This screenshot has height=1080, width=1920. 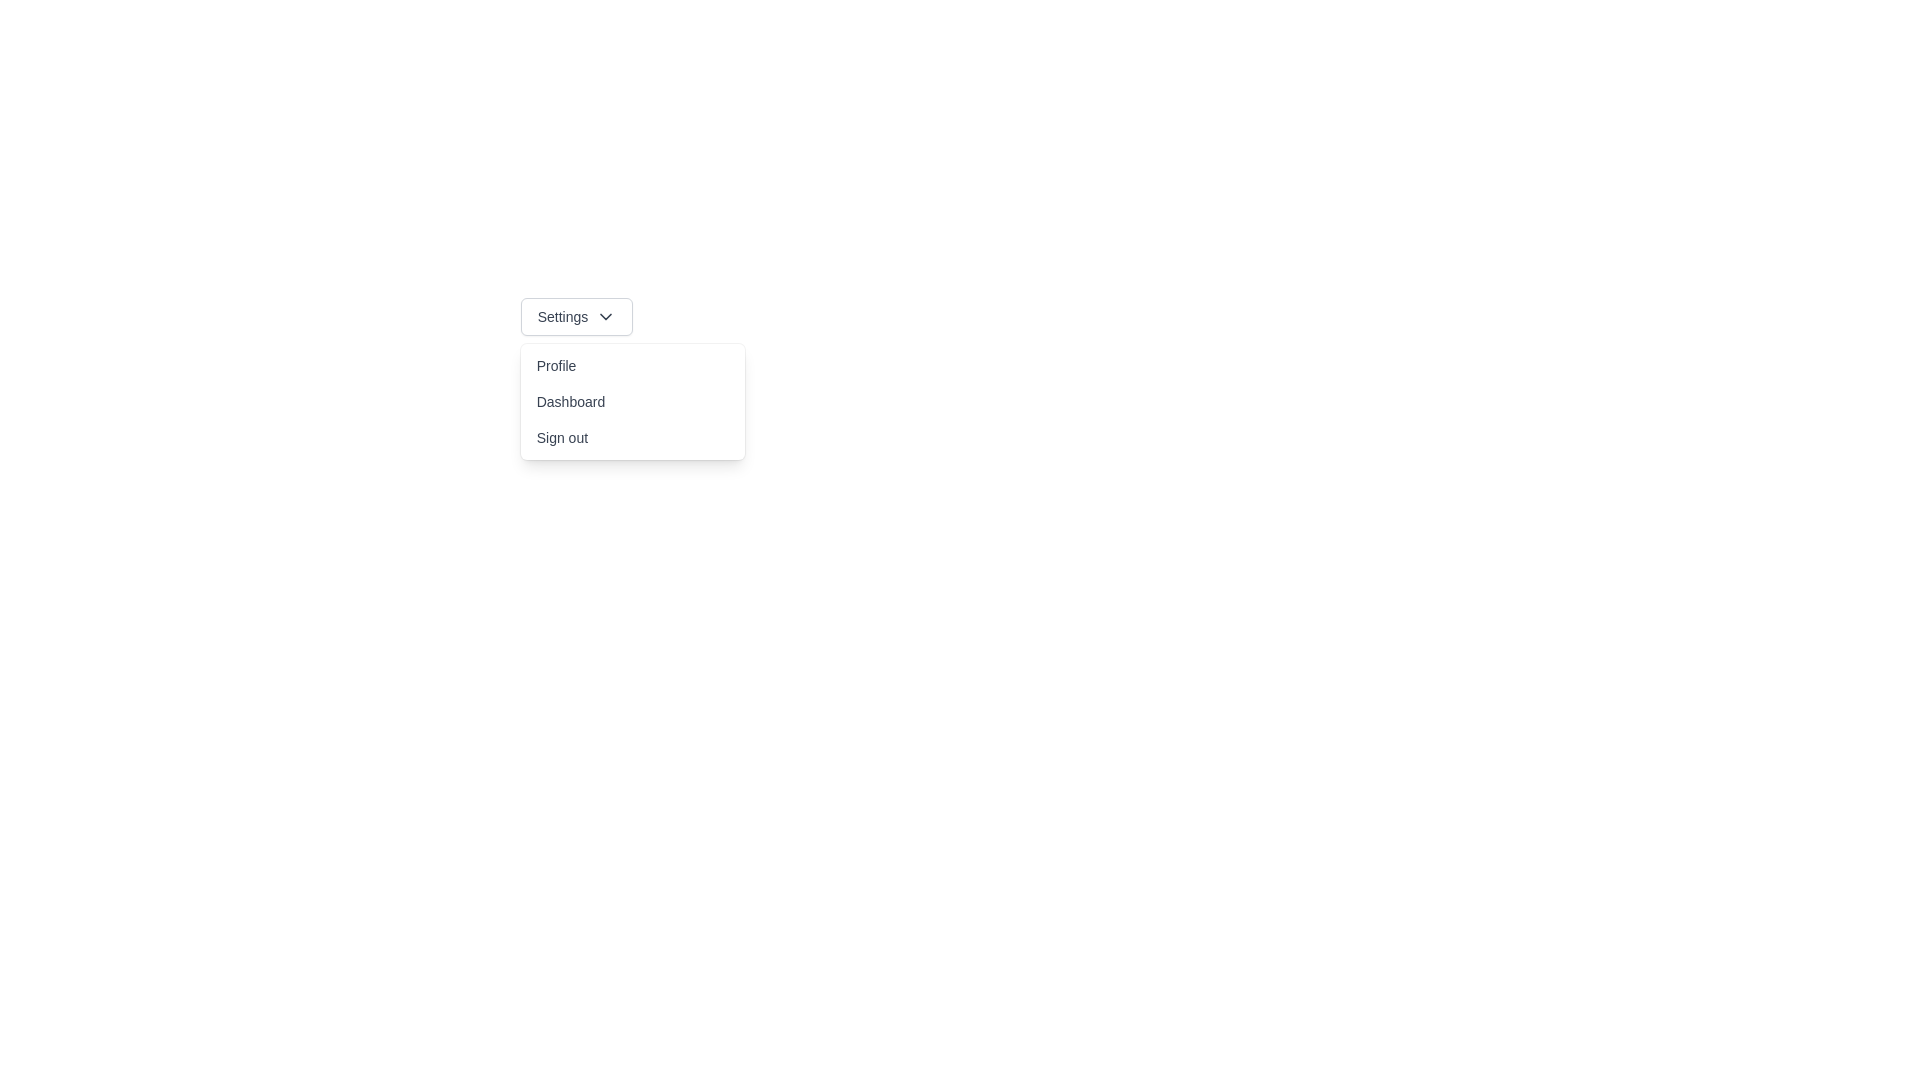 I want to click on the third item in the dropdown menu, which is likely to log out or end the session, positioned below the 'Profile' and 'Dashboard' options, so click(x=631, y=437).